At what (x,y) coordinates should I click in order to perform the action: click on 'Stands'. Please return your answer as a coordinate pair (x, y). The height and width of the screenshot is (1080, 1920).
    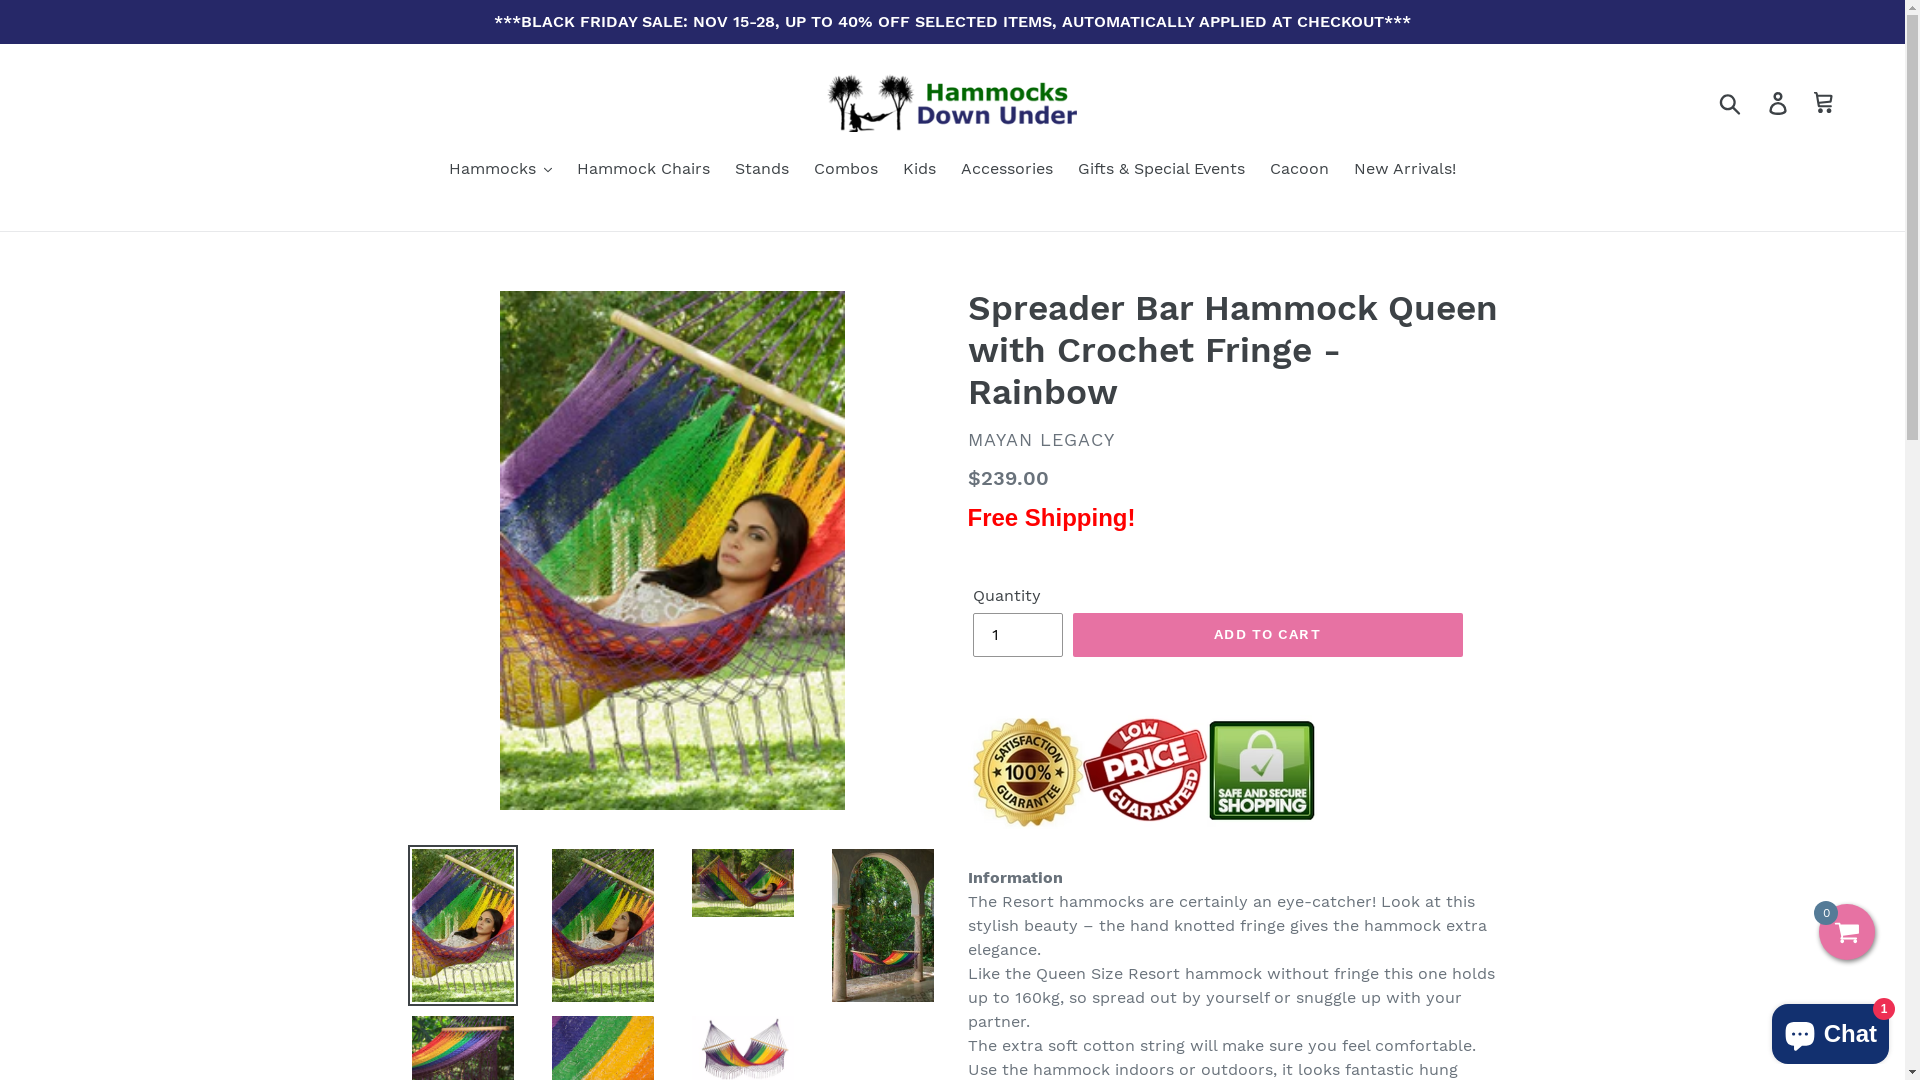
    Looking at the image, I should click on (761, 169).